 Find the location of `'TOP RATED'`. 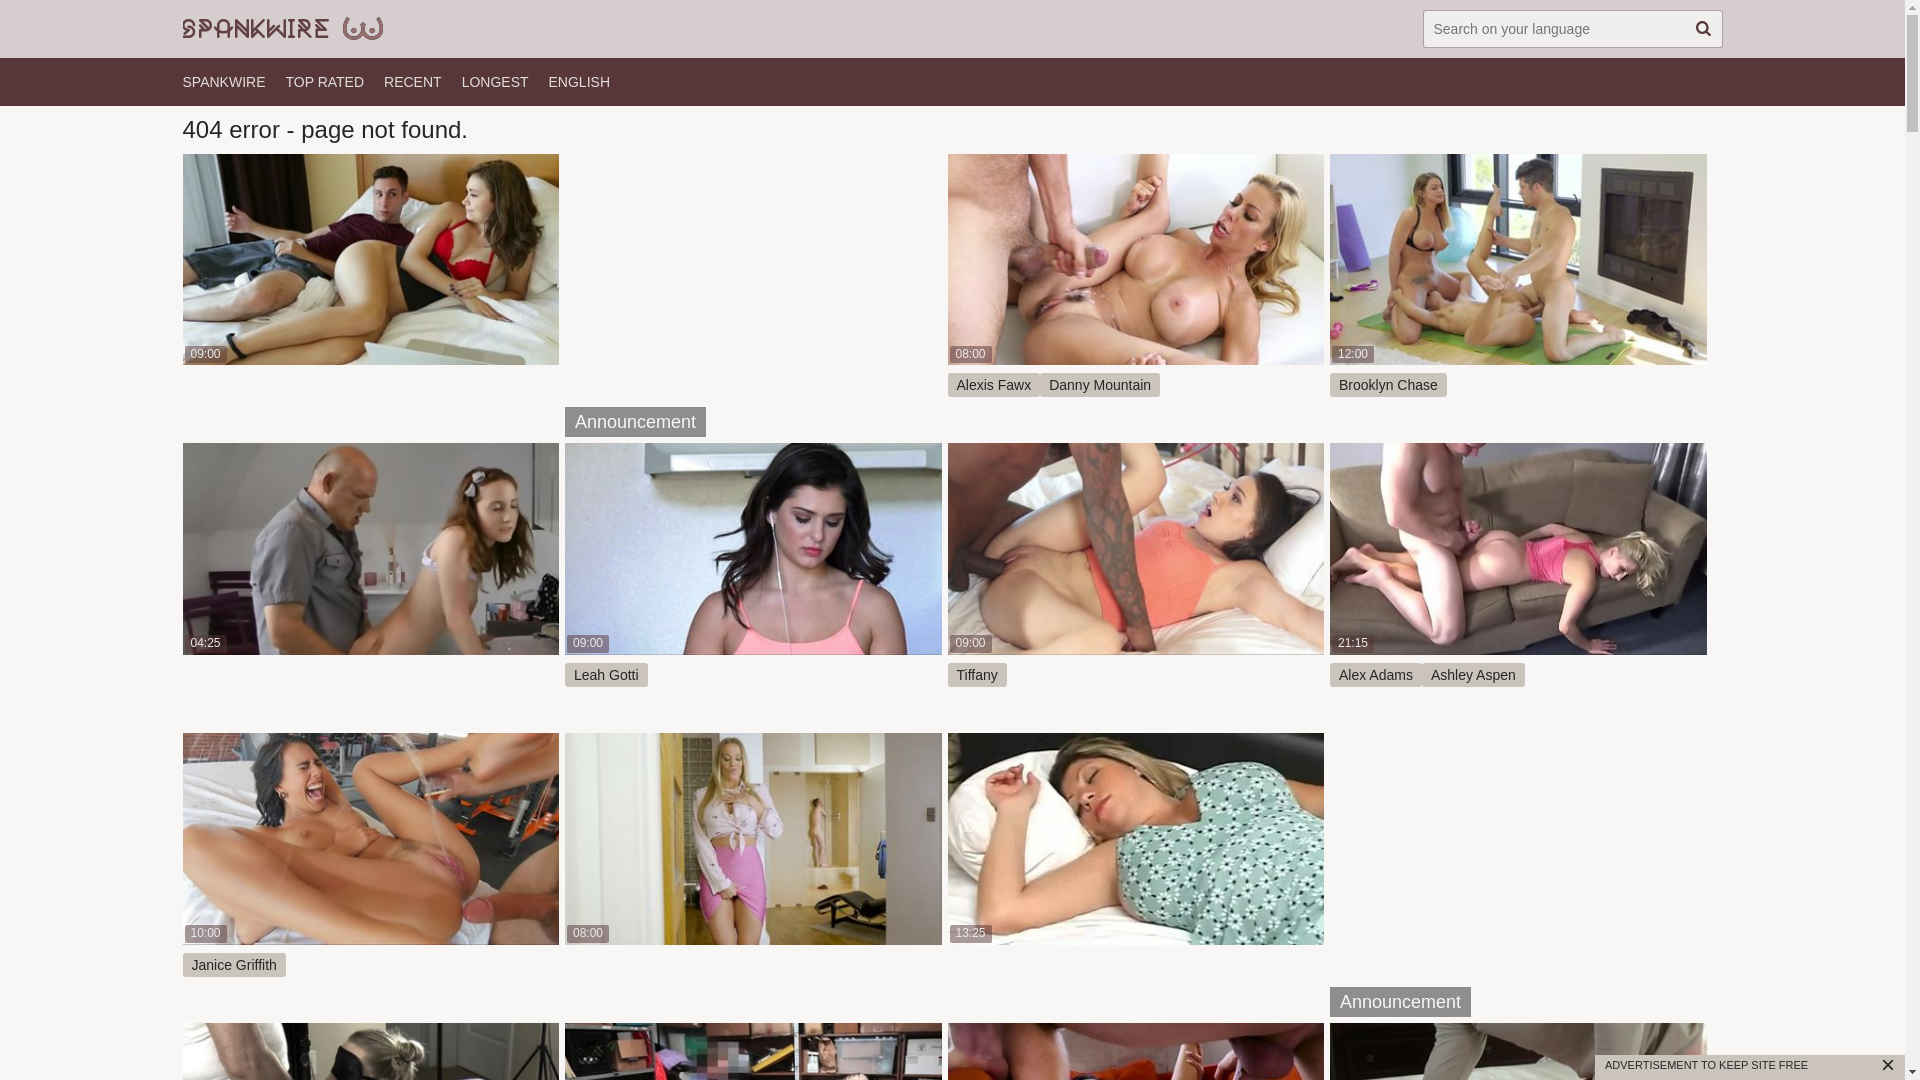

'TOP RATED' is located at coordinates (324, 80).